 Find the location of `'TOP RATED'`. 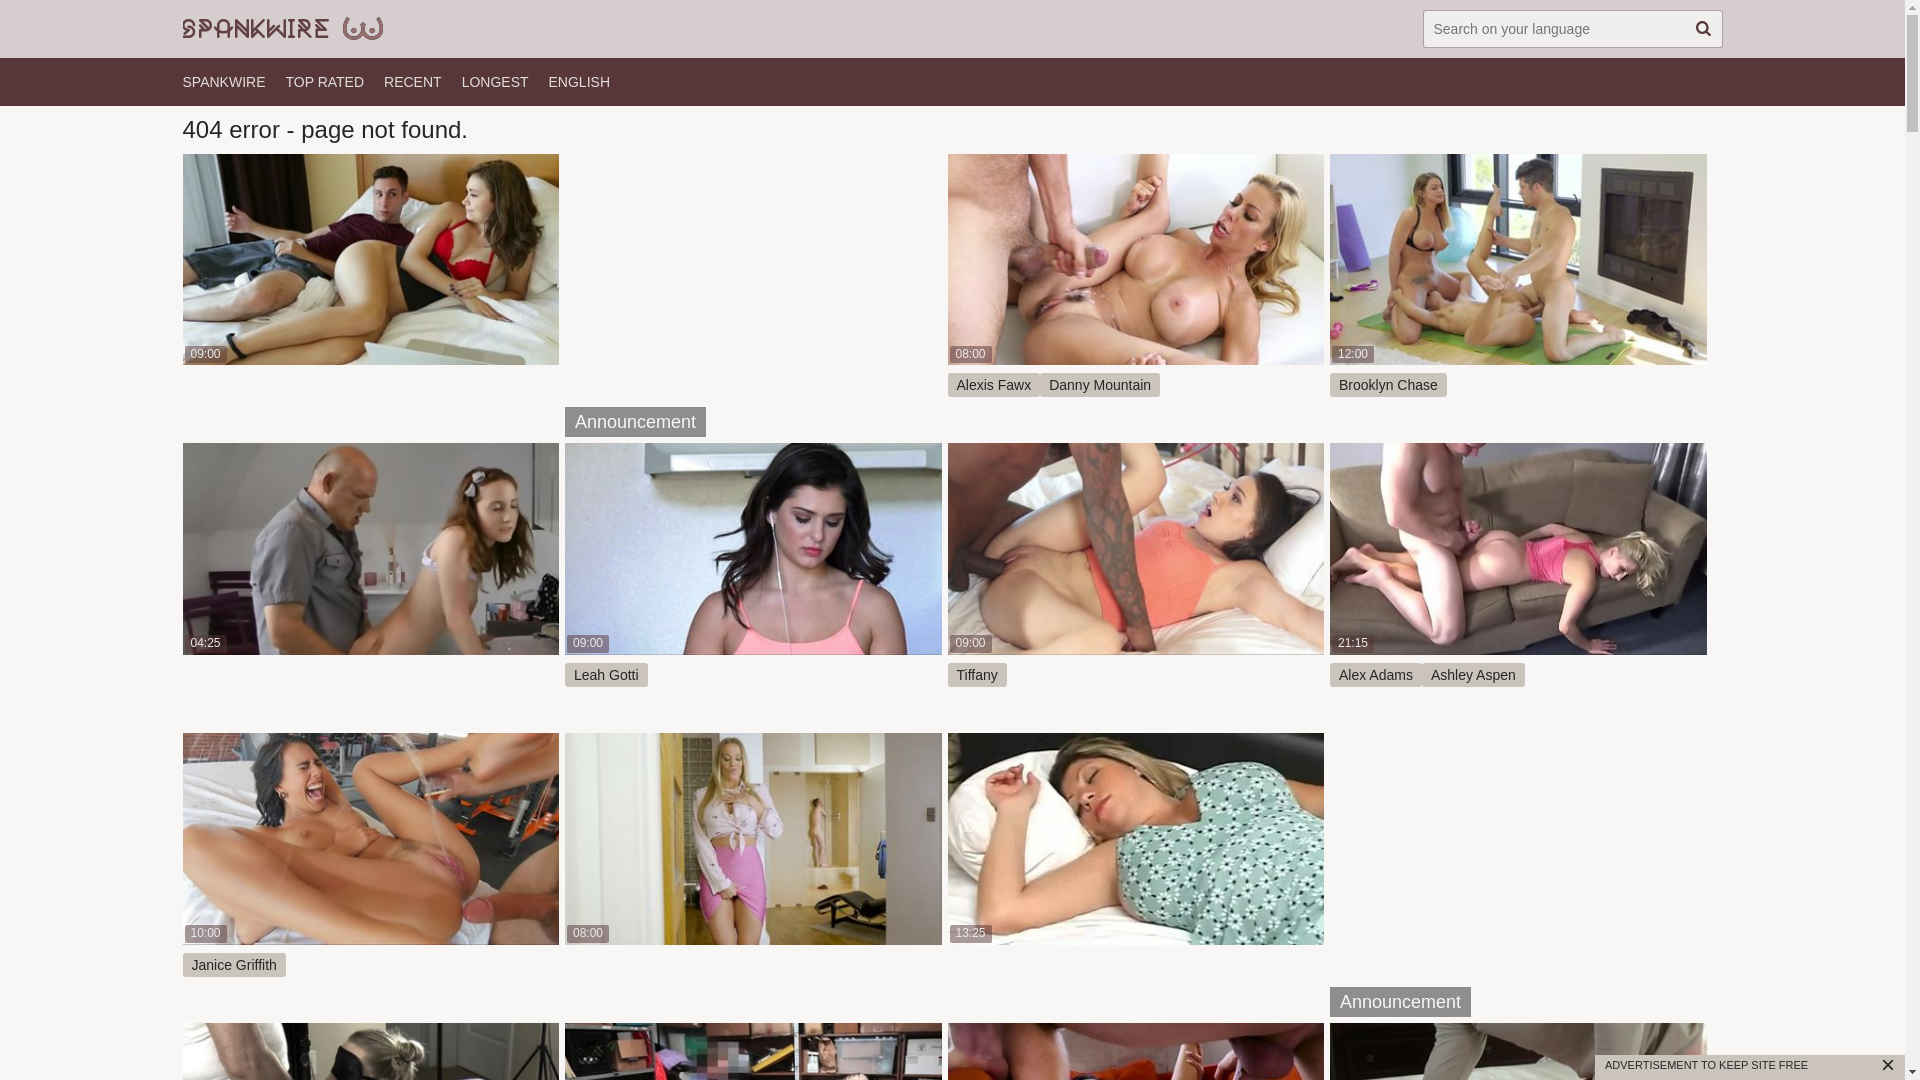

'TOP RATED' is located at coordinates (324, 80).